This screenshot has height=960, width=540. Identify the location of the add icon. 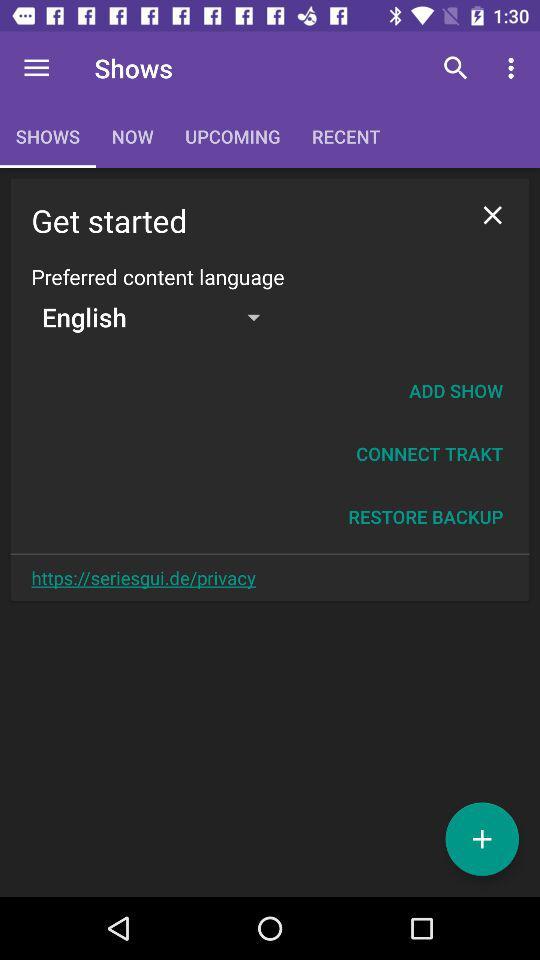
(481, 839).